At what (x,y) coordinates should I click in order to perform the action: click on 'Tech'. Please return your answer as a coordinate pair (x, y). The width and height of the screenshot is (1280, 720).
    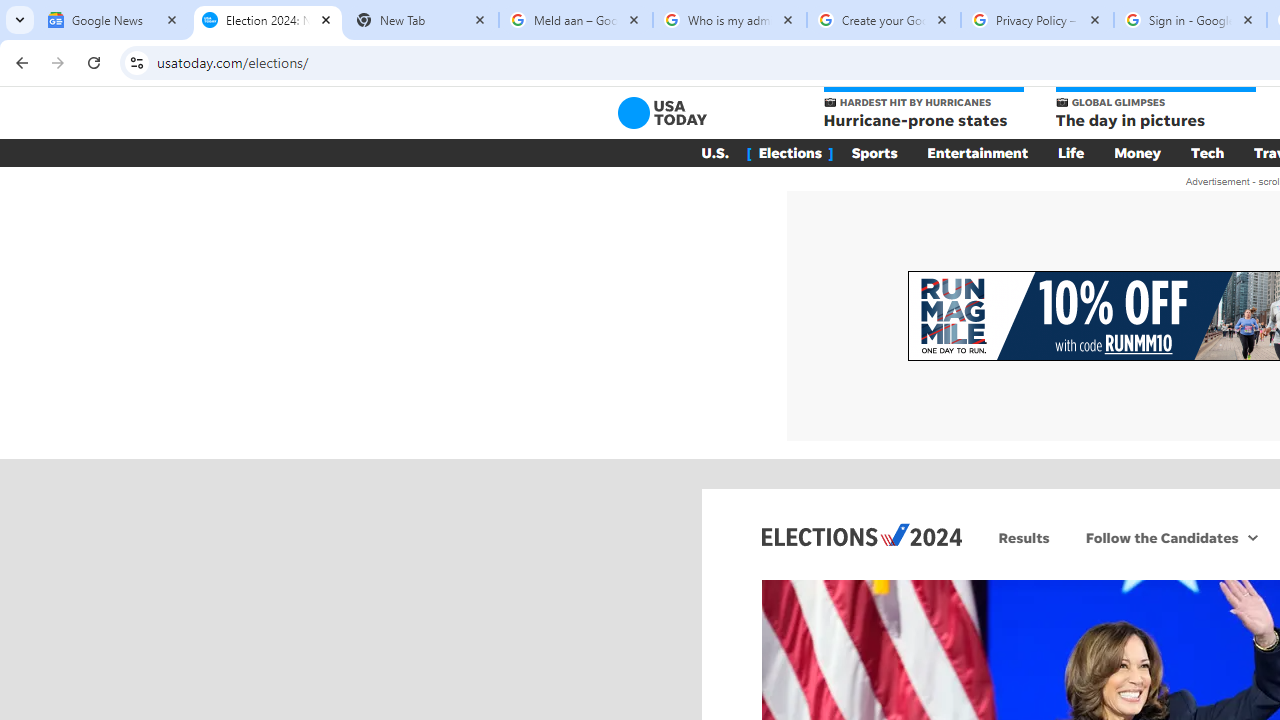
    Looking at the image, I should click on (1206, 152).